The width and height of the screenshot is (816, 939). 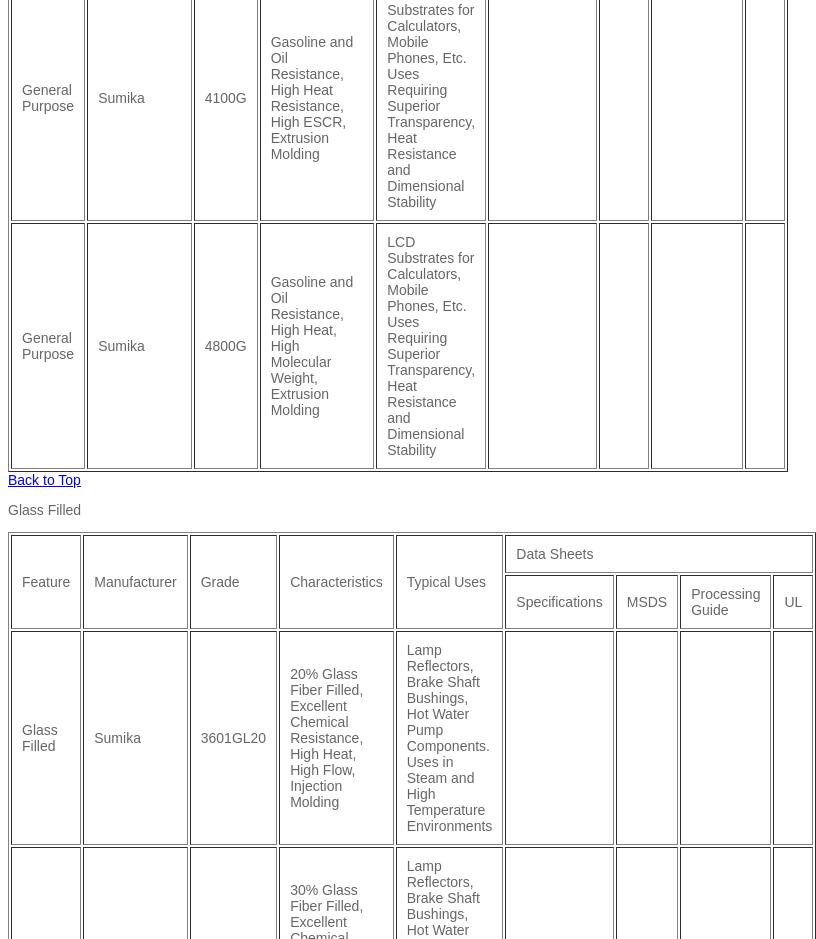 What do you see at coordinates (645, 600) in the screenshot?
I see `'MSDS'` at bounding box center [645, 600].